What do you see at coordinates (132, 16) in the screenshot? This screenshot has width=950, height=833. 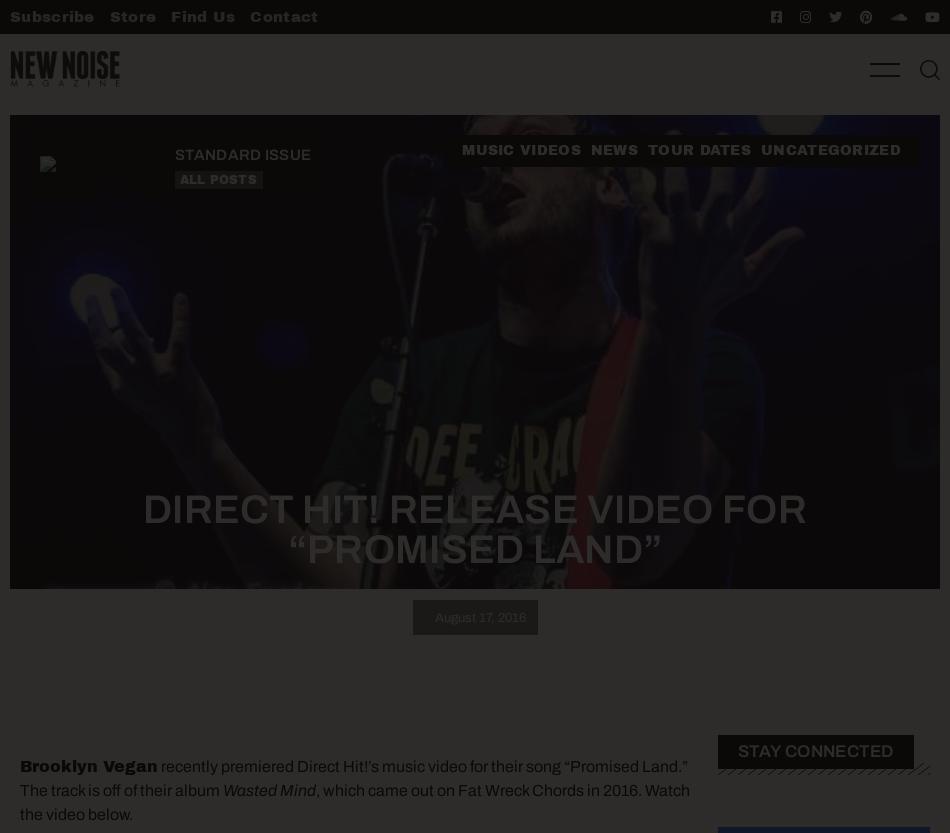 I see `'Store'` at bounding box center [132, 16].